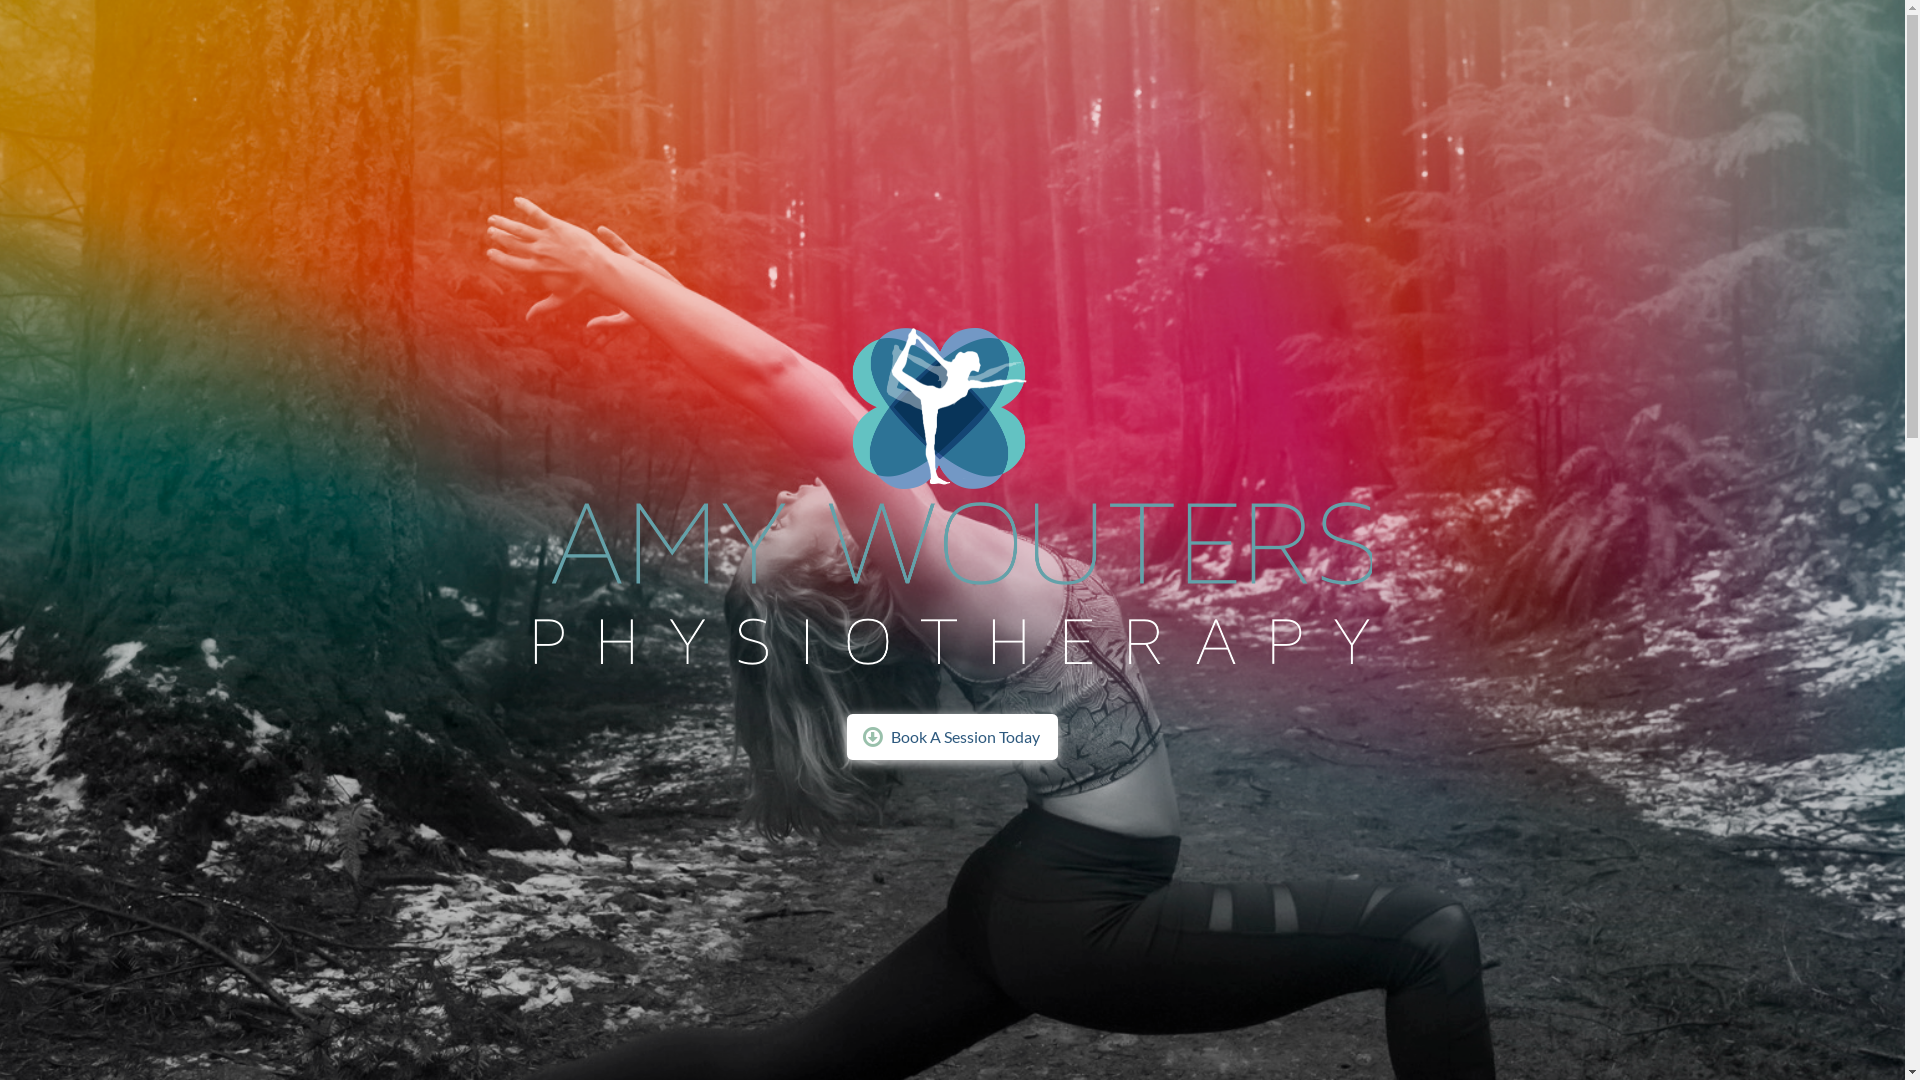  What do you see at coordinates (951, 736) in the screenshot?
I see `'Book A Session Today'` at bounding box center [951, 736].